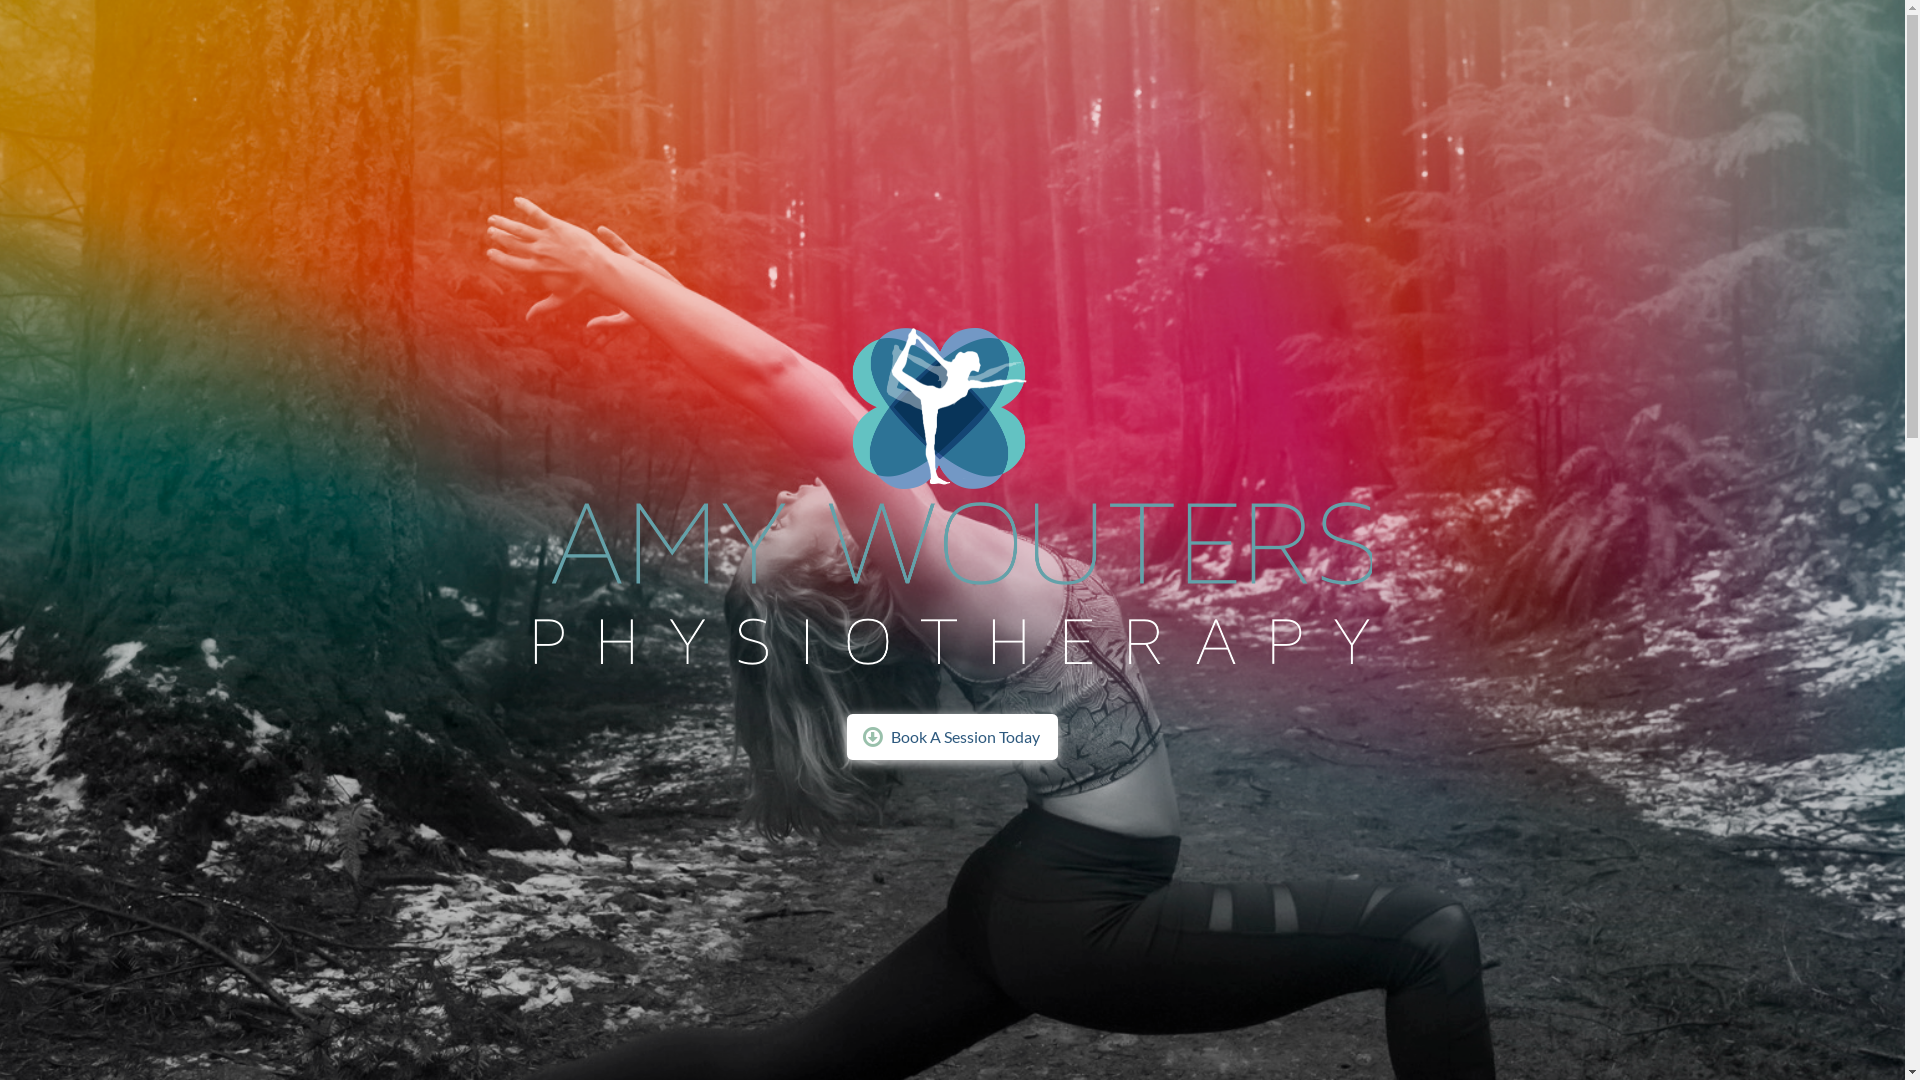  What do you see at coordinates (951, 736) in the screenshot?
I see `'Book A Session Today'` at bounding box center [951, 736].